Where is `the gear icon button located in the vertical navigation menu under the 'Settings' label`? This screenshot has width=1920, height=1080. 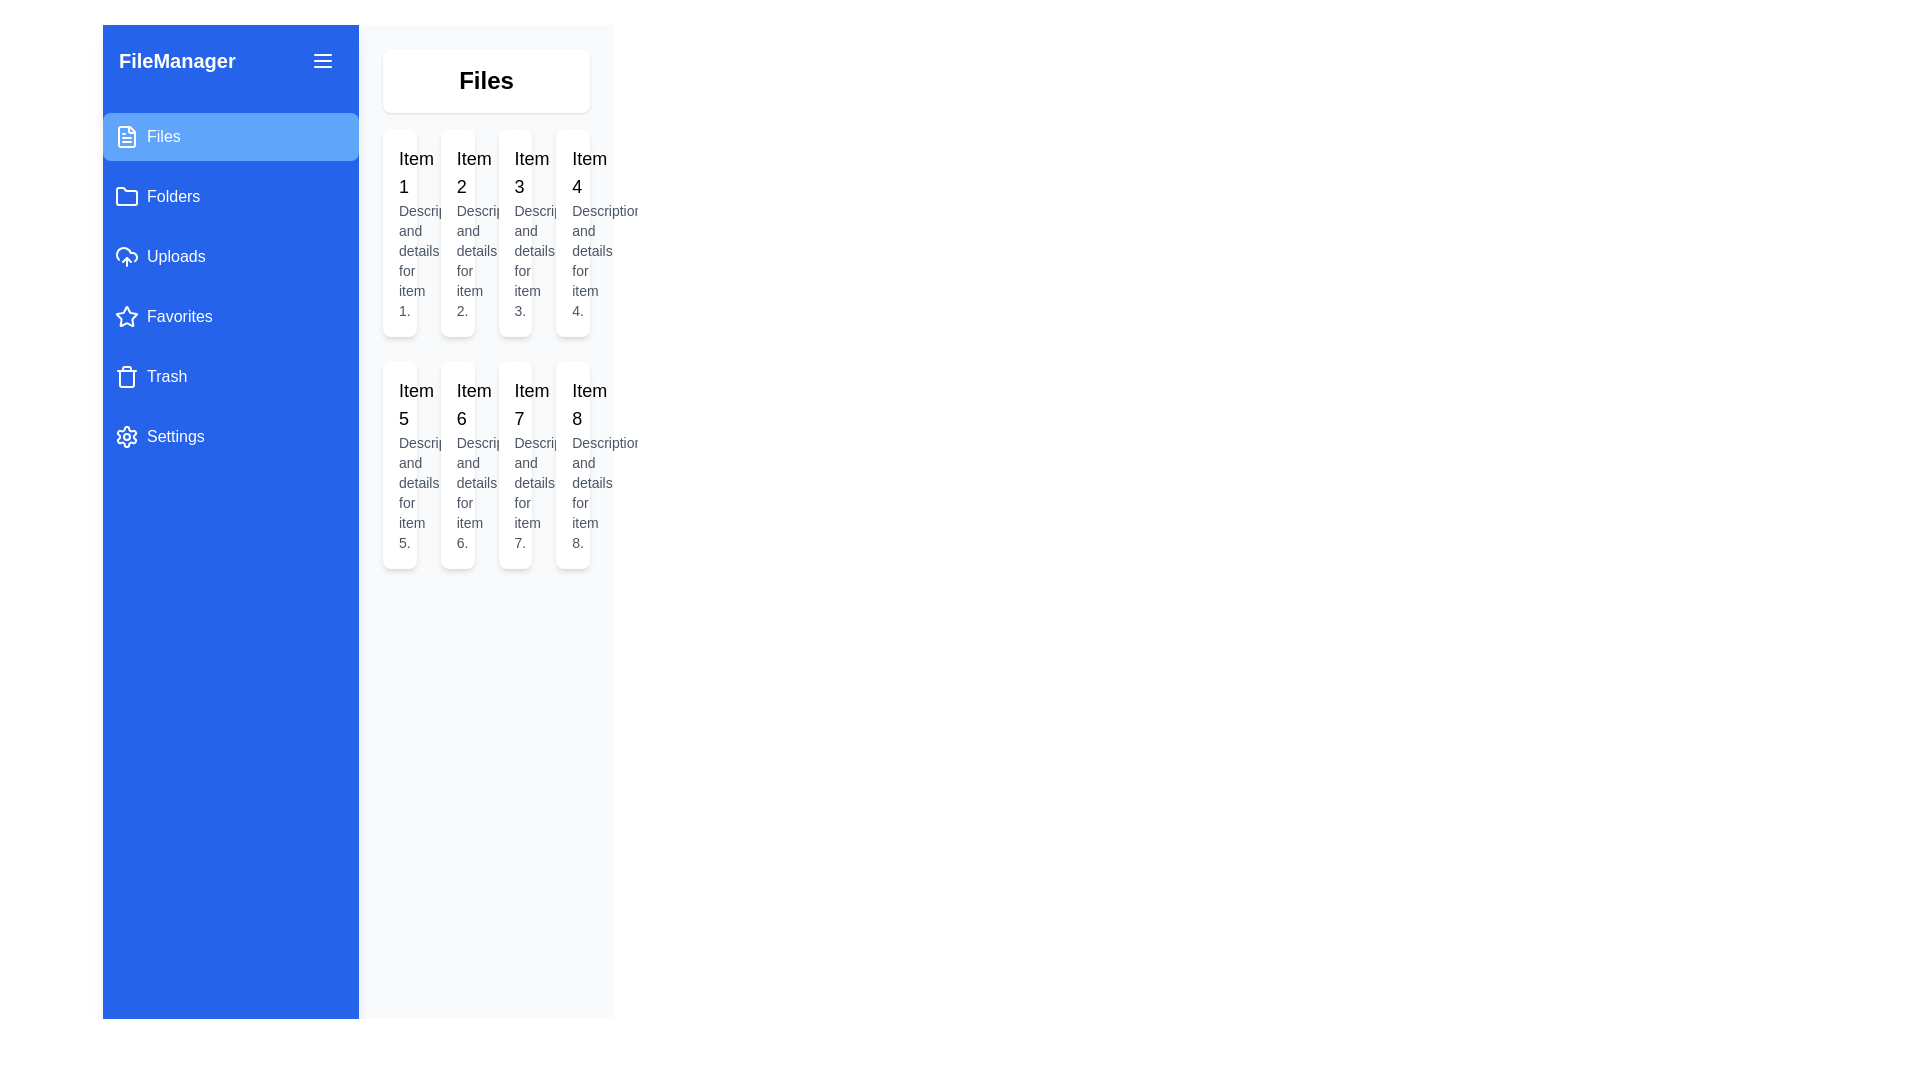
the gear icon button located in the vertical navigation menu under the 'Settings' label is located at coordinates (125, 435).